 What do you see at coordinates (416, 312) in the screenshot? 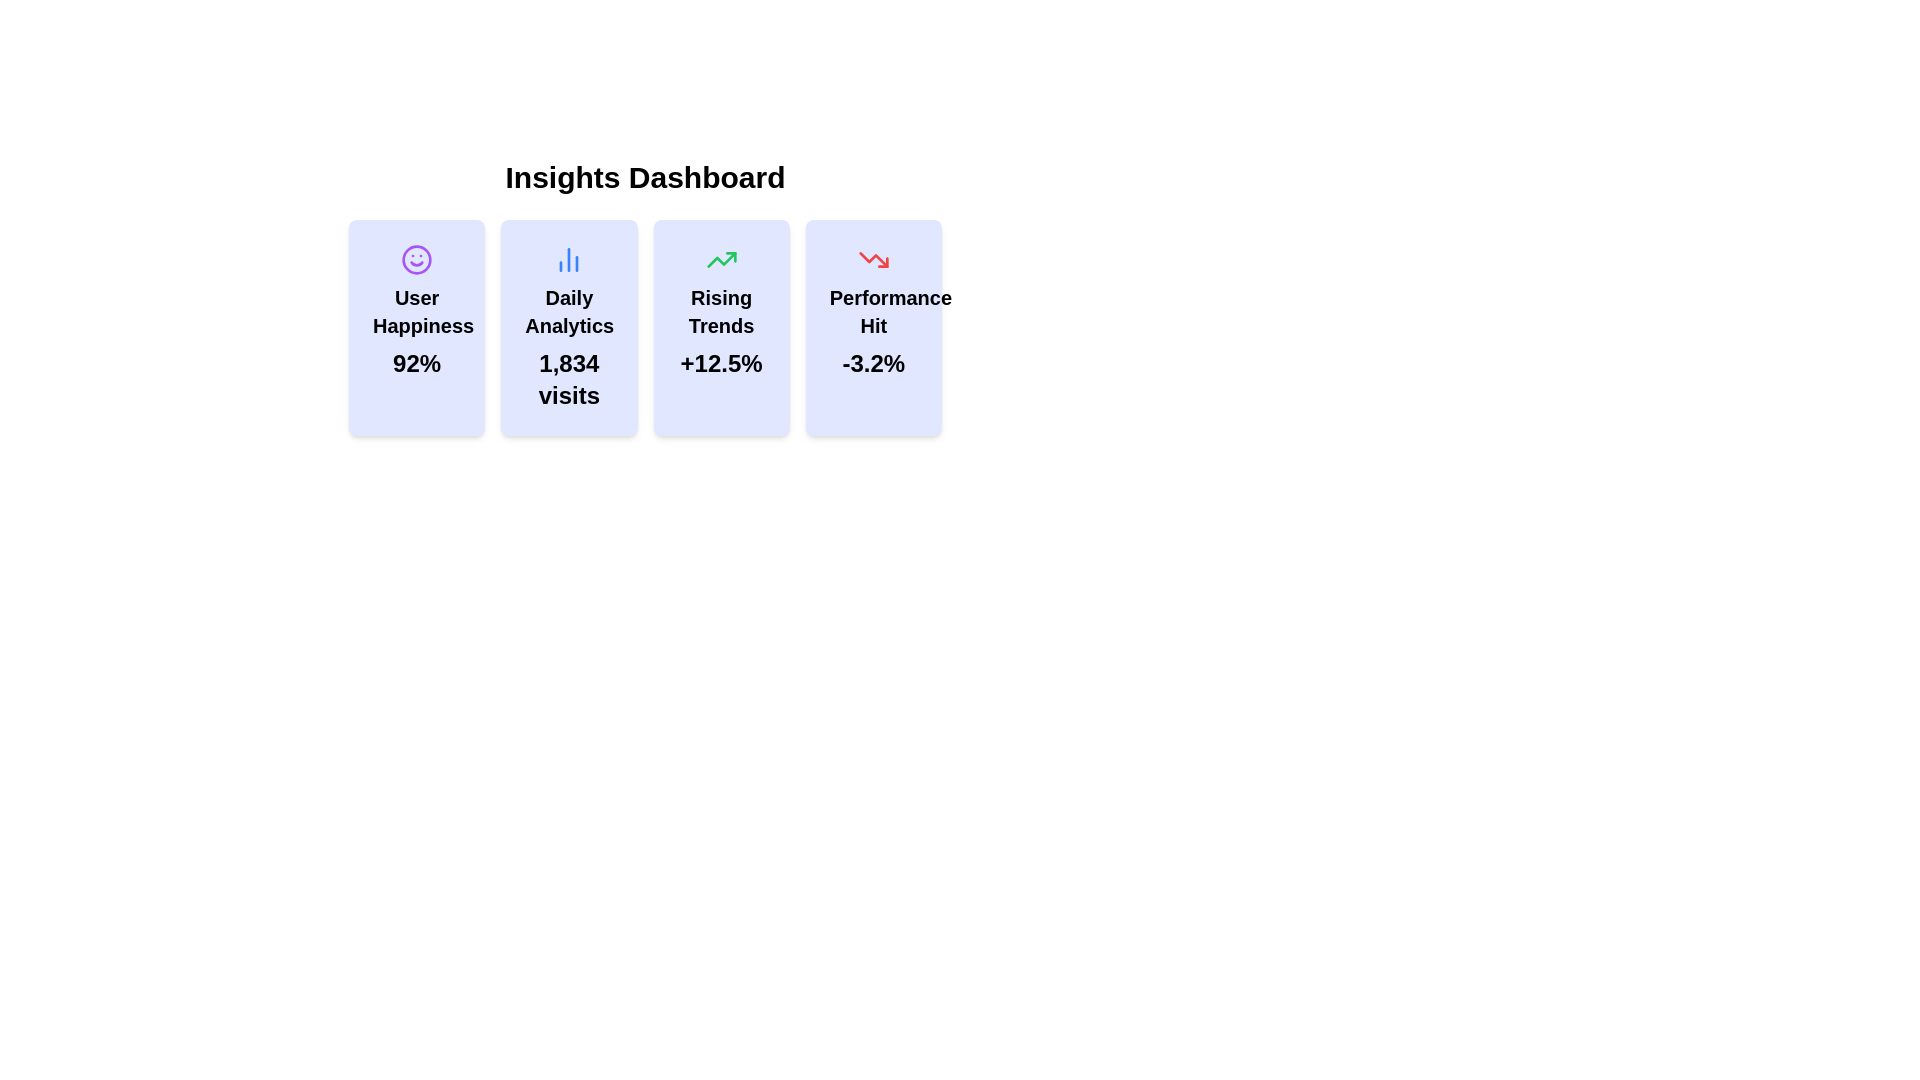
I see `the bold 'User Happiness' label displayed in a larger font size with black color, located within the first summary card on the dashboard, positioned below a purple smiley icon and above the percentage value '92%'` at bounding box center [416, 312].